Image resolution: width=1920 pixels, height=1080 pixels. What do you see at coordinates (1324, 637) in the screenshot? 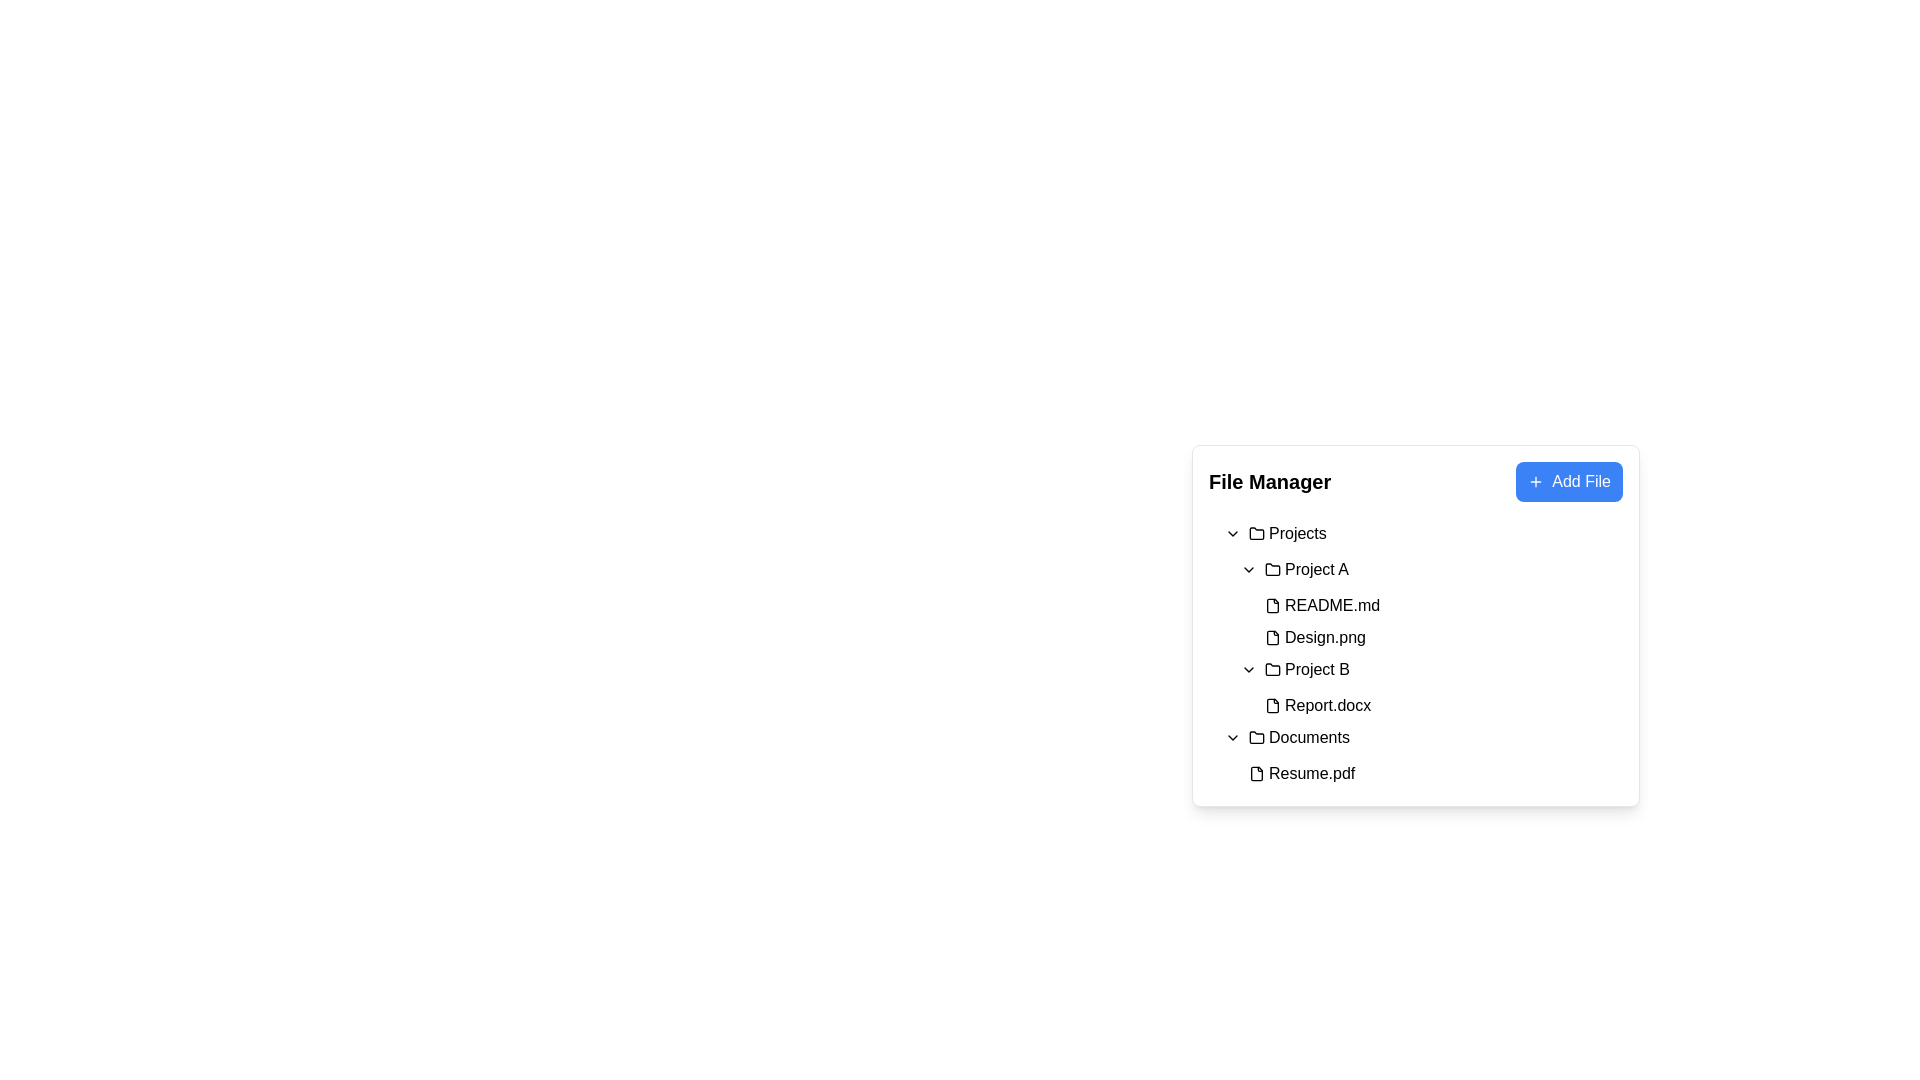
I see `the 'Design.png' file name displayed` at bounding box center [1324, 637].